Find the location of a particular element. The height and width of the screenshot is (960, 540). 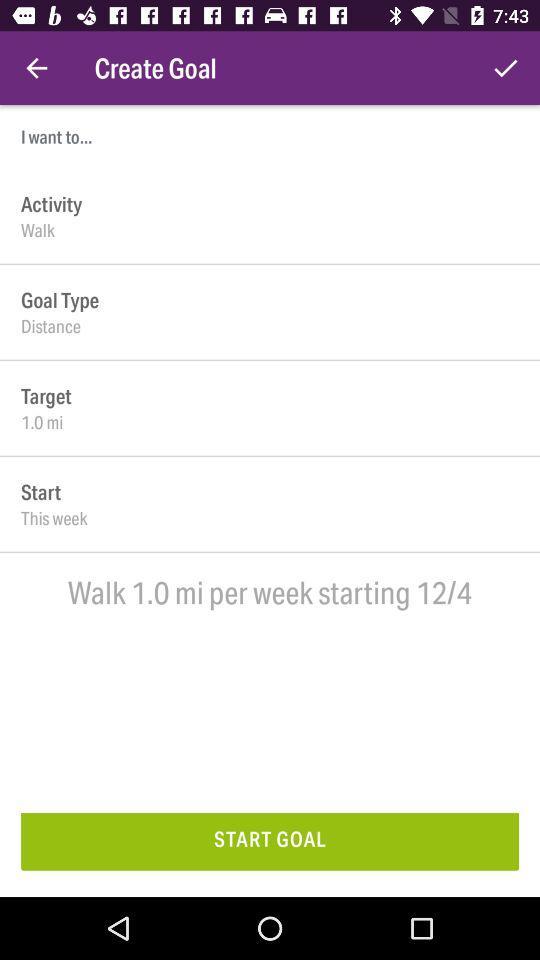

the icon to the left of the create goal icon is located at coordinates (36, 68).